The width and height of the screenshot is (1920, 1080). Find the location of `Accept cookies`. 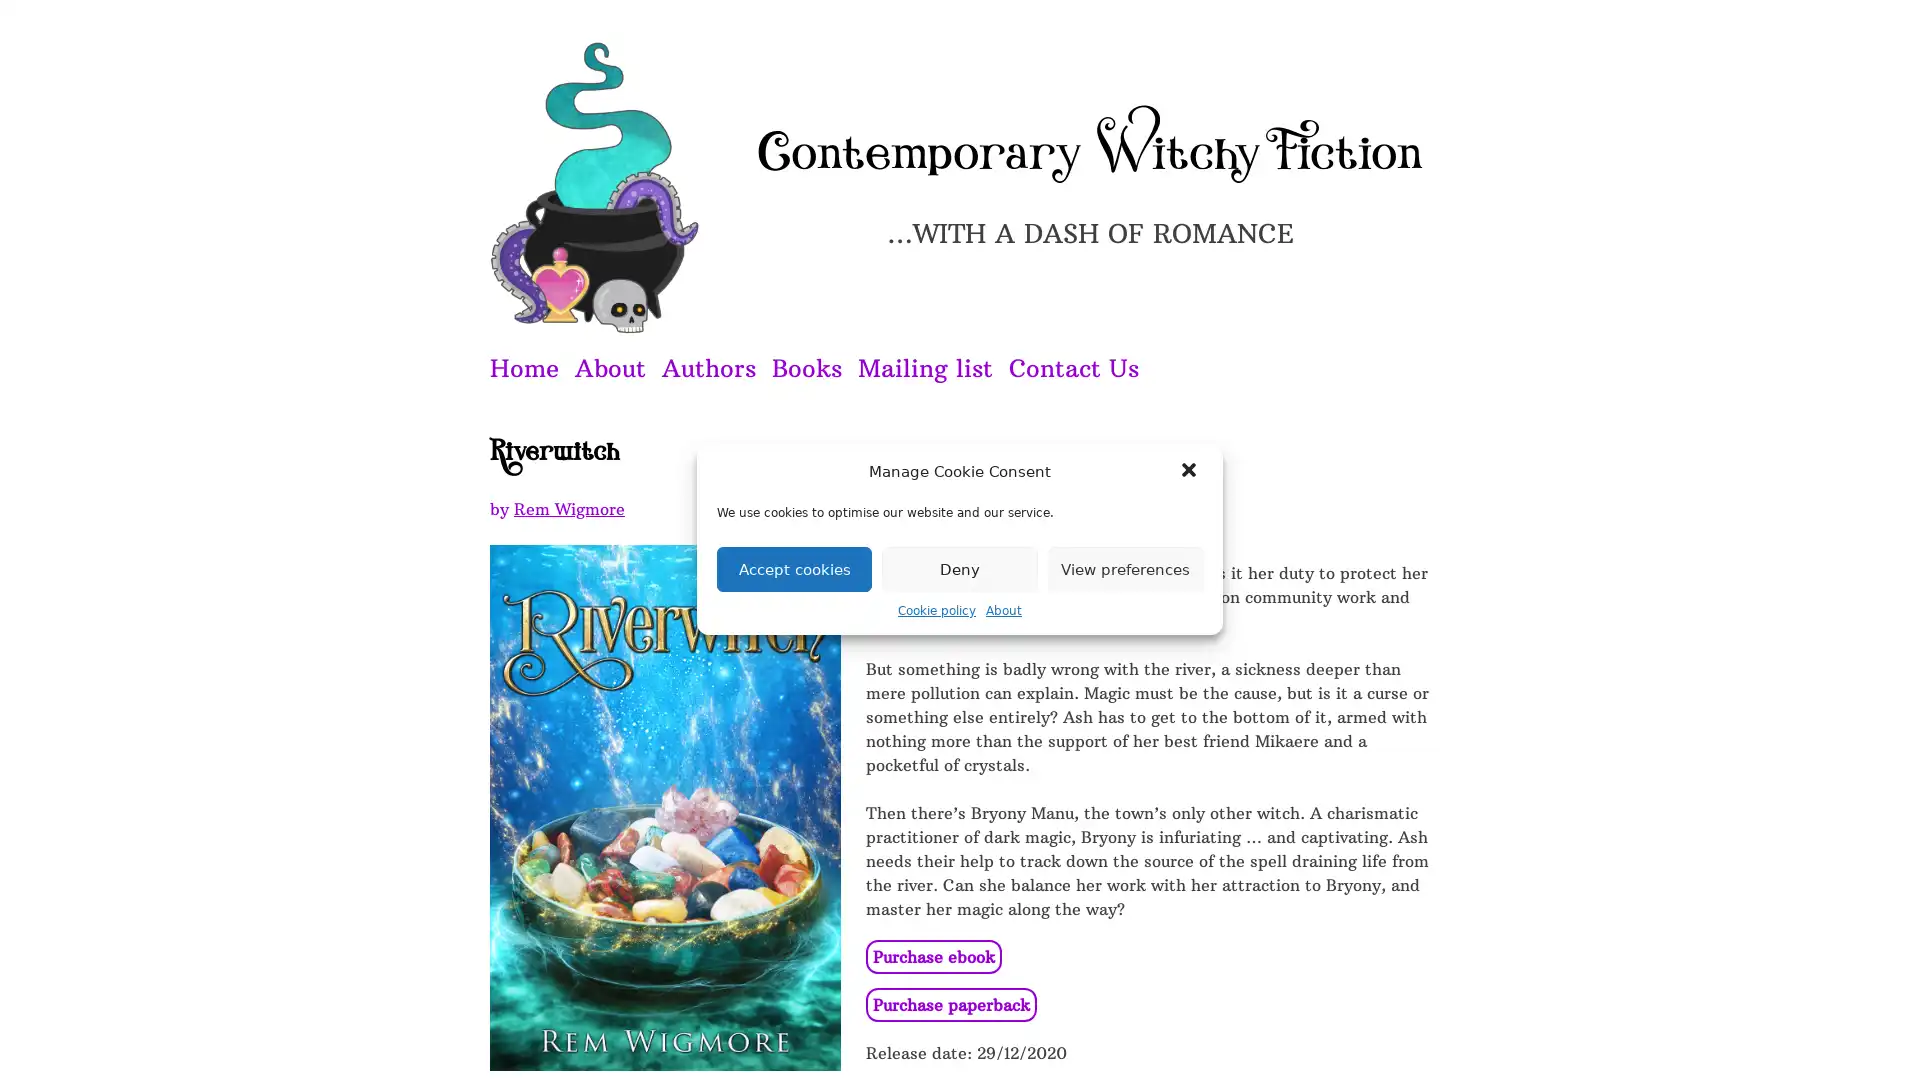

Accept cookies is located at coordinates (793, 569).